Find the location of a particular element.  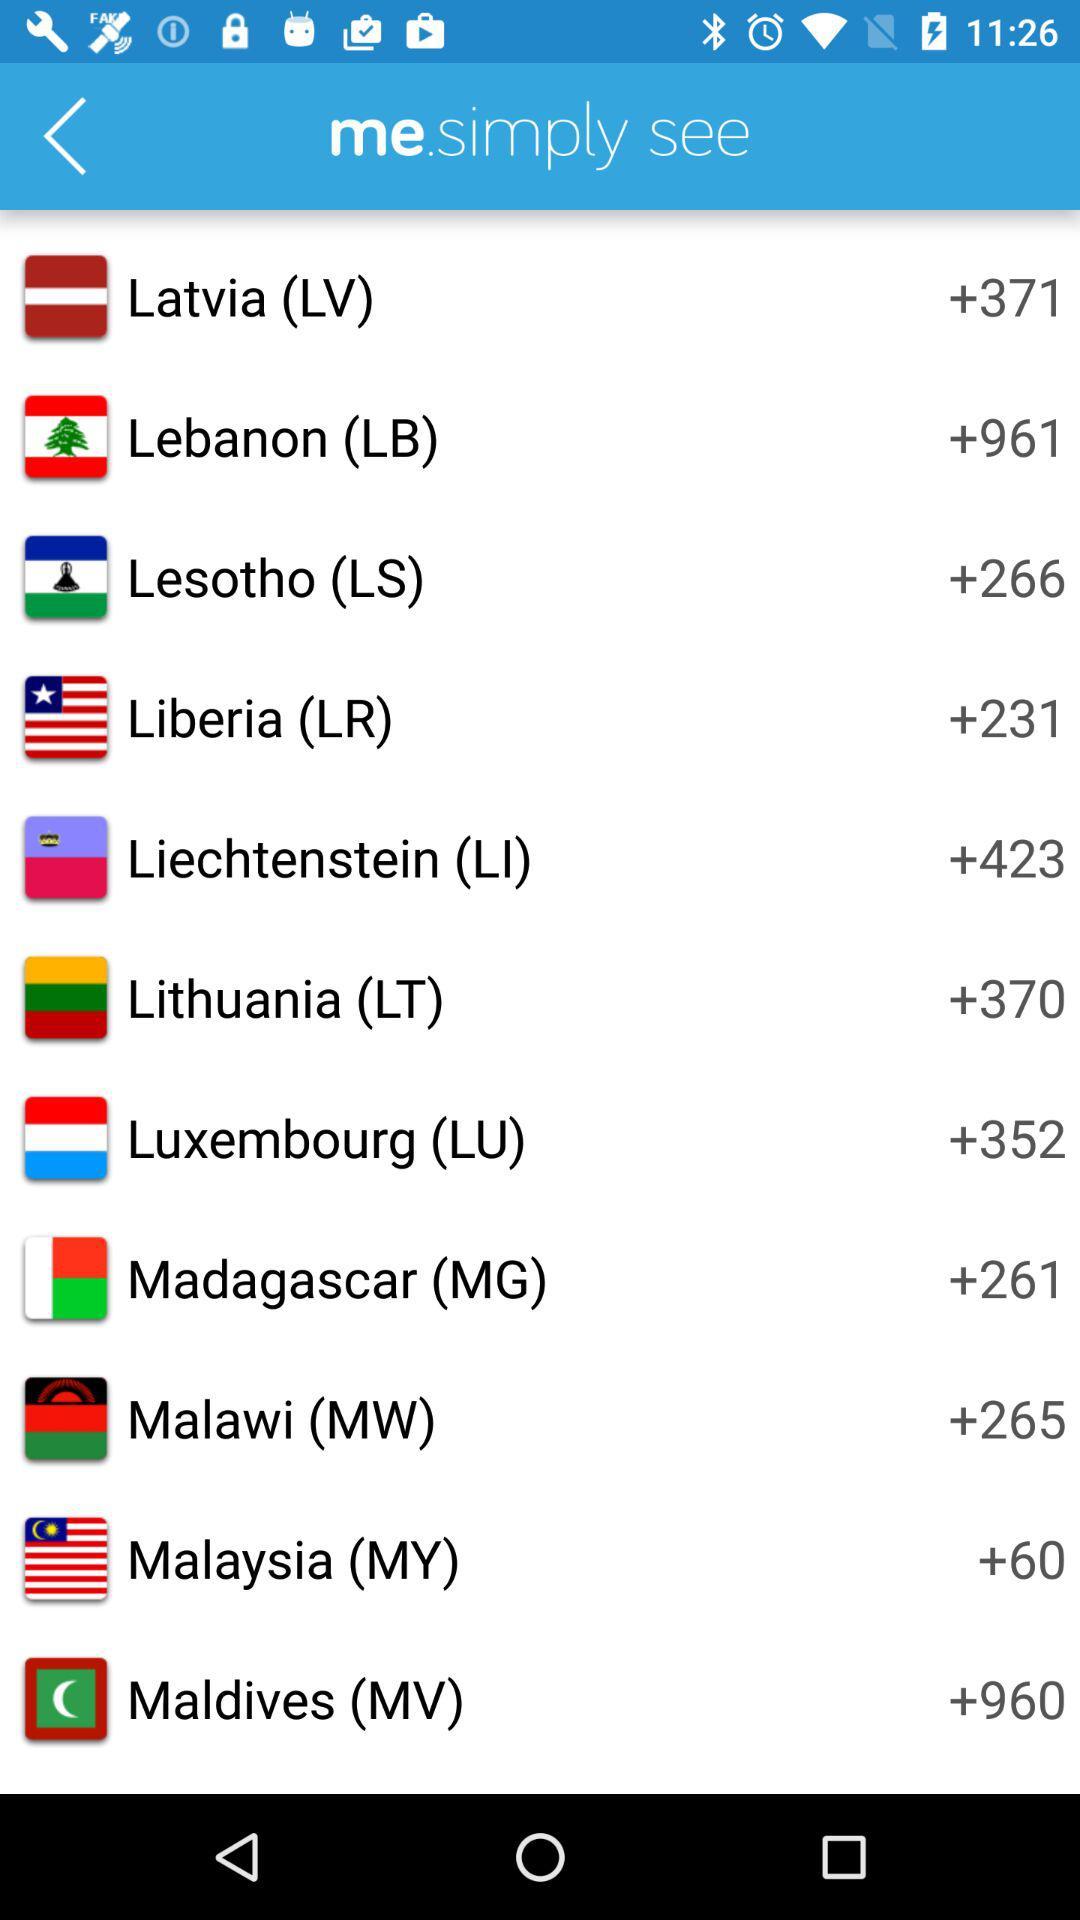

the icon above the +370 icon is located at coordinates (1007, 856).